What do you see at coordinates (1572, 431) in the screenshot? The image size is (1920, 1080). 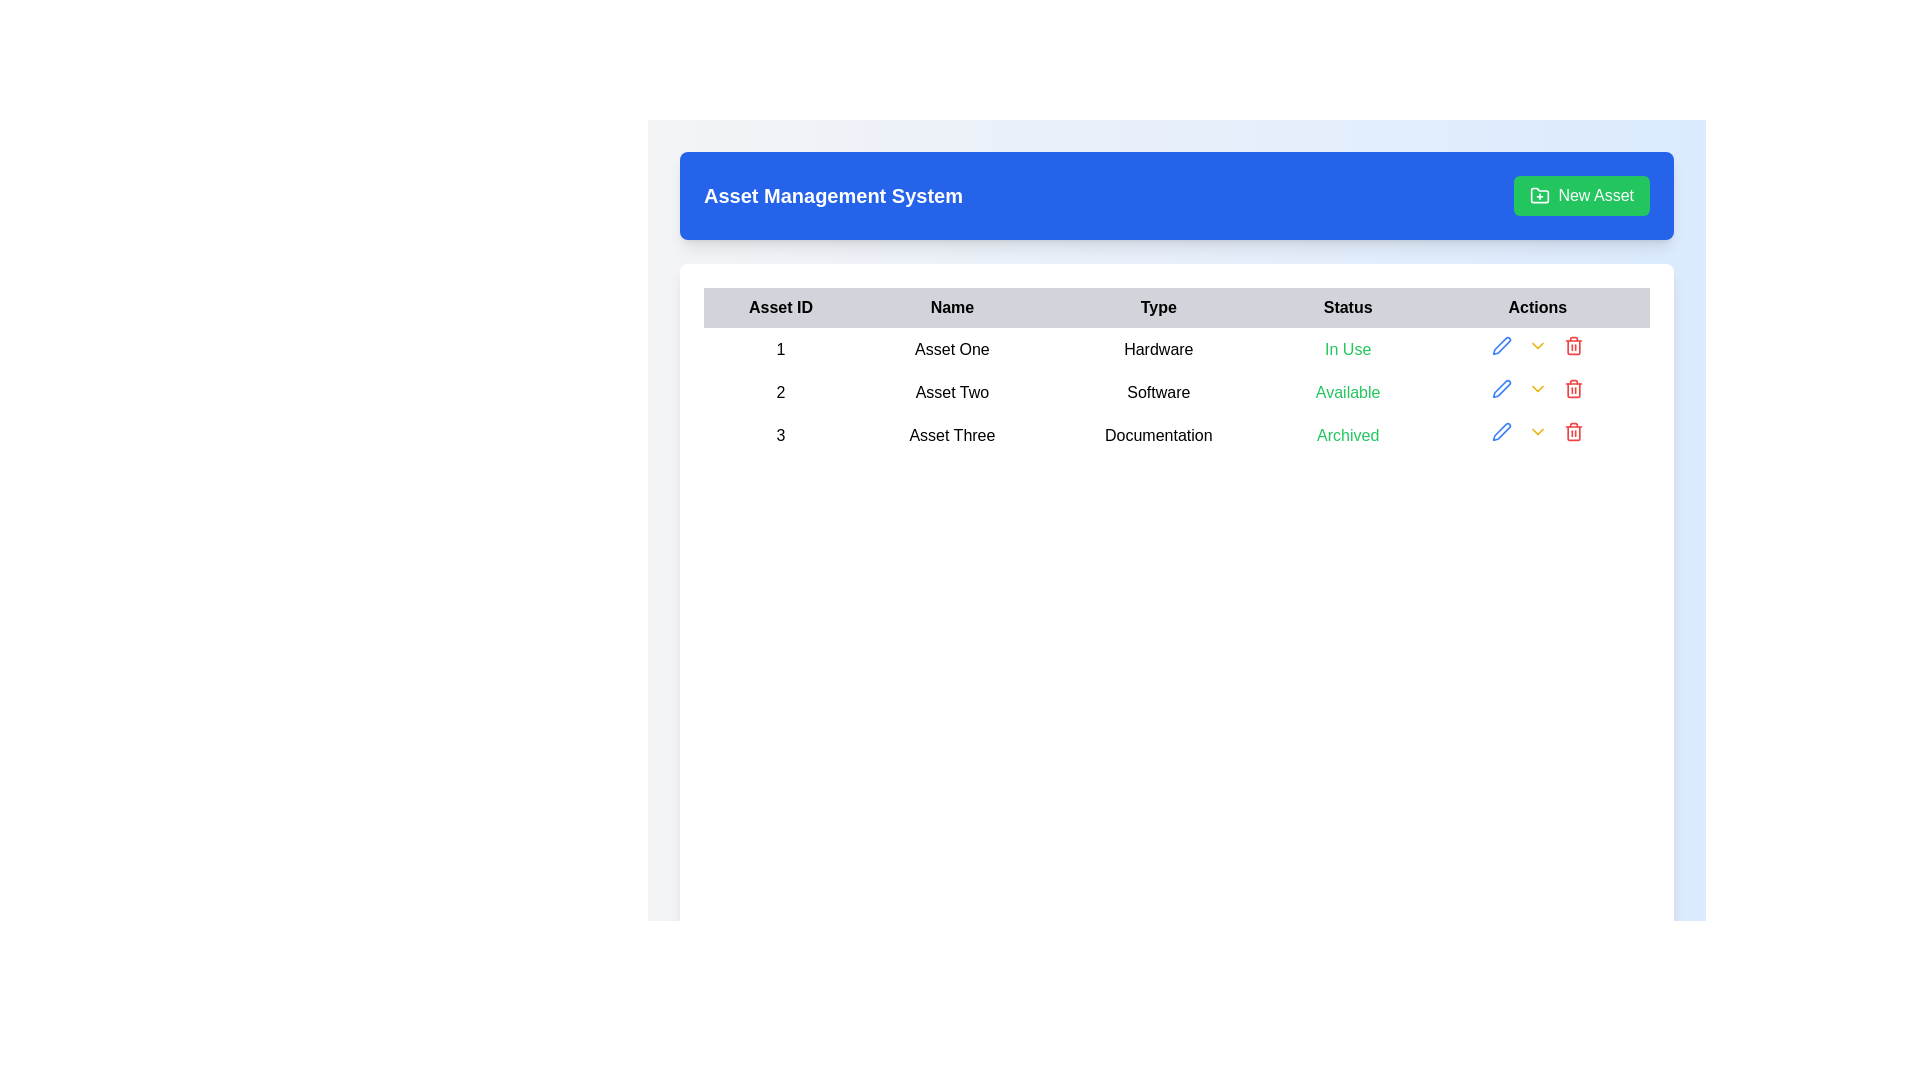 I see `the delete icon in the 'Actions' column of the last row, associated with 'Asset Three'` at bounding box center [1572, 431].